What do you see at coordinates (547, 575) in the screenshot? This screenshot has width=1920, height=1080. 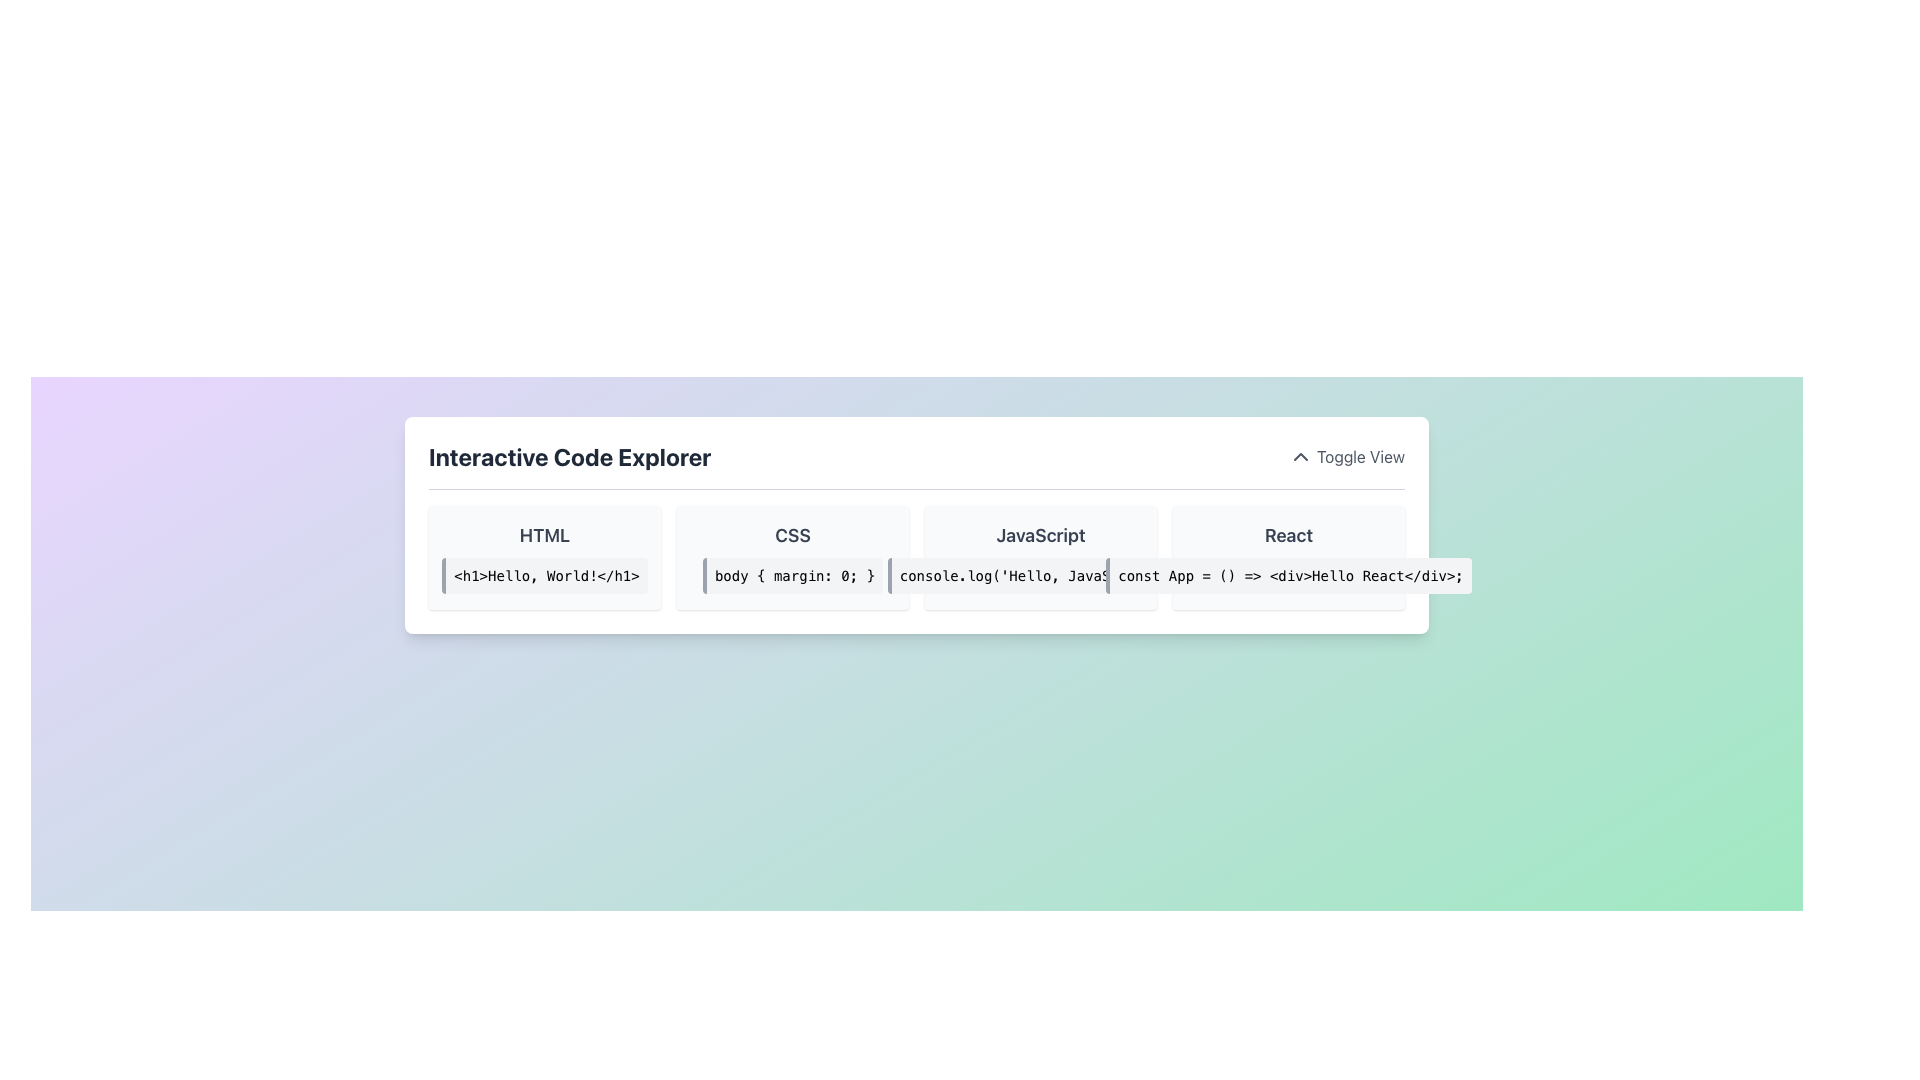 I see `the HTML header element that serves as a prominent greeting message or tagline, located within a specific column of an arranged layout` at bounding box center [547, 575].